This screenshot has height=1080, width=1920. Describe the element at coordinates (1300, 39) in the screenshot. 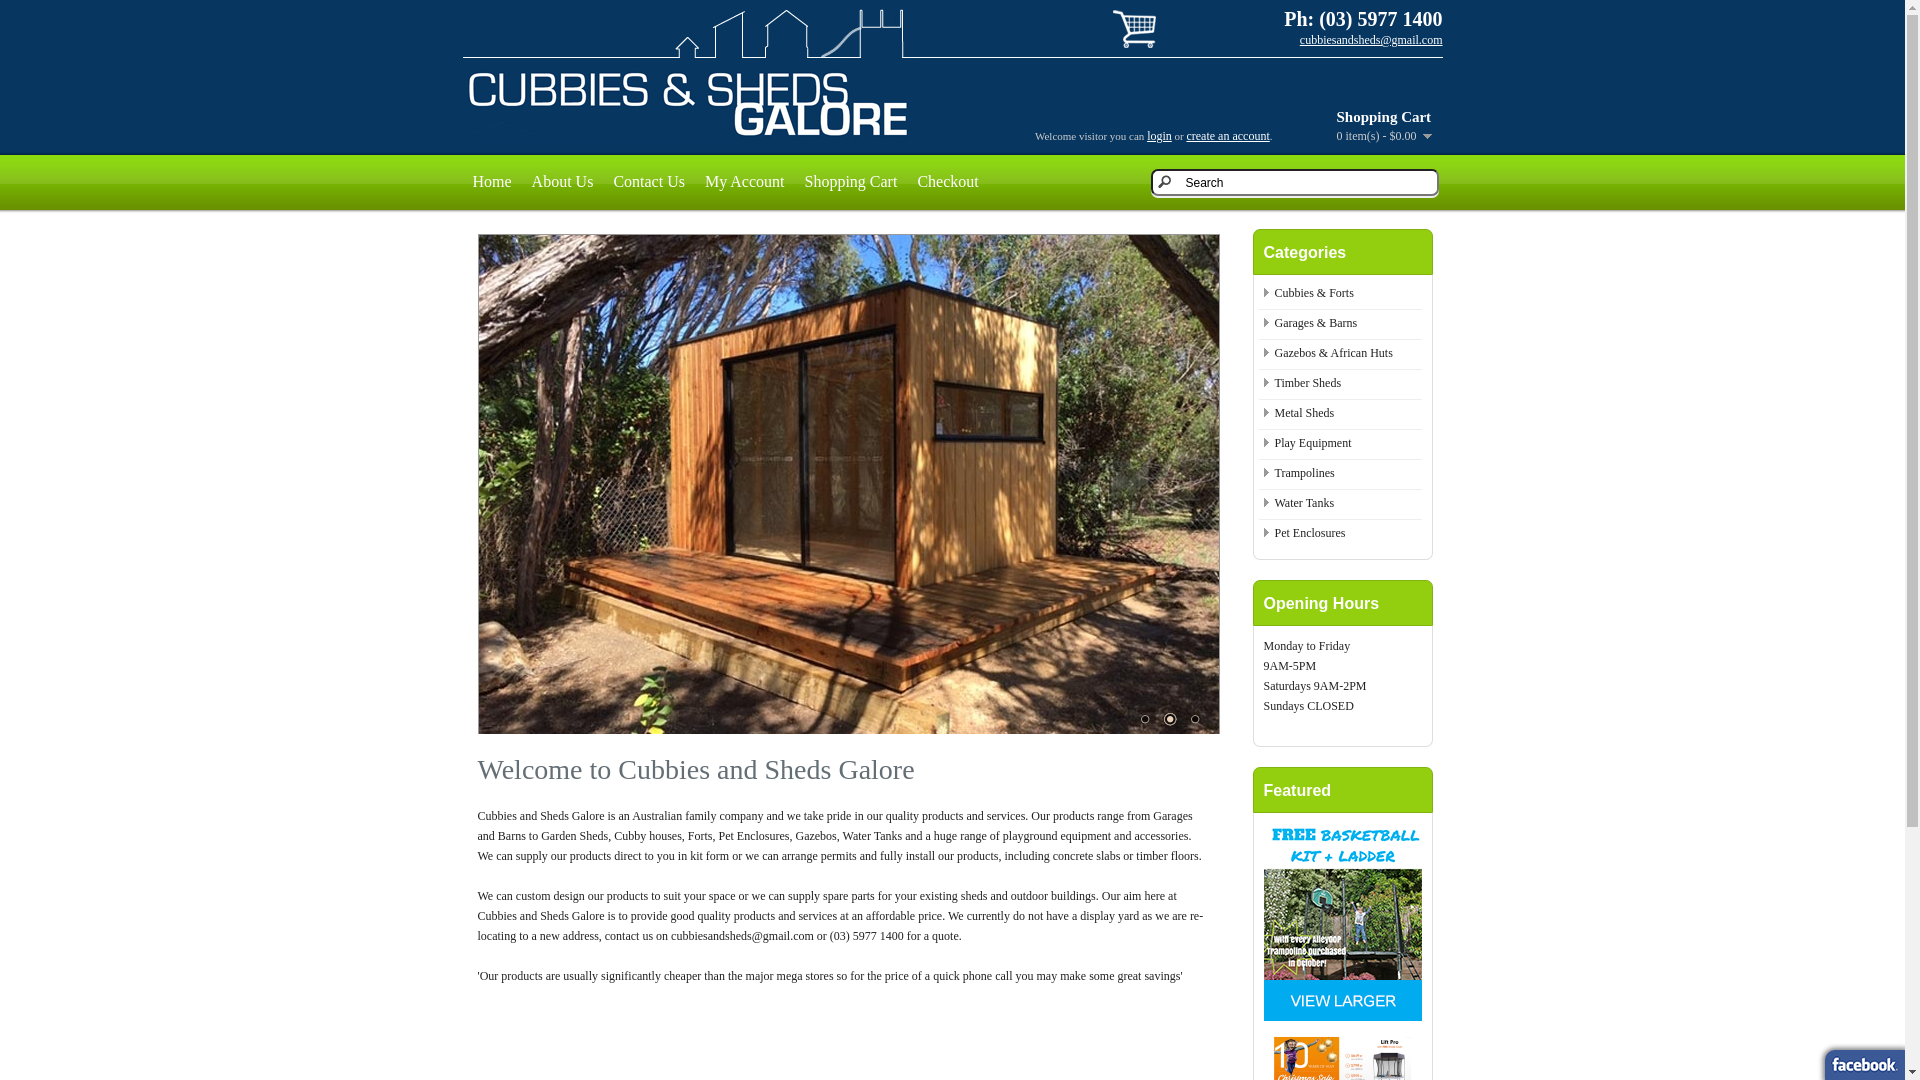

I see `'cubbiesandsheds@gmail.com'` at that location.